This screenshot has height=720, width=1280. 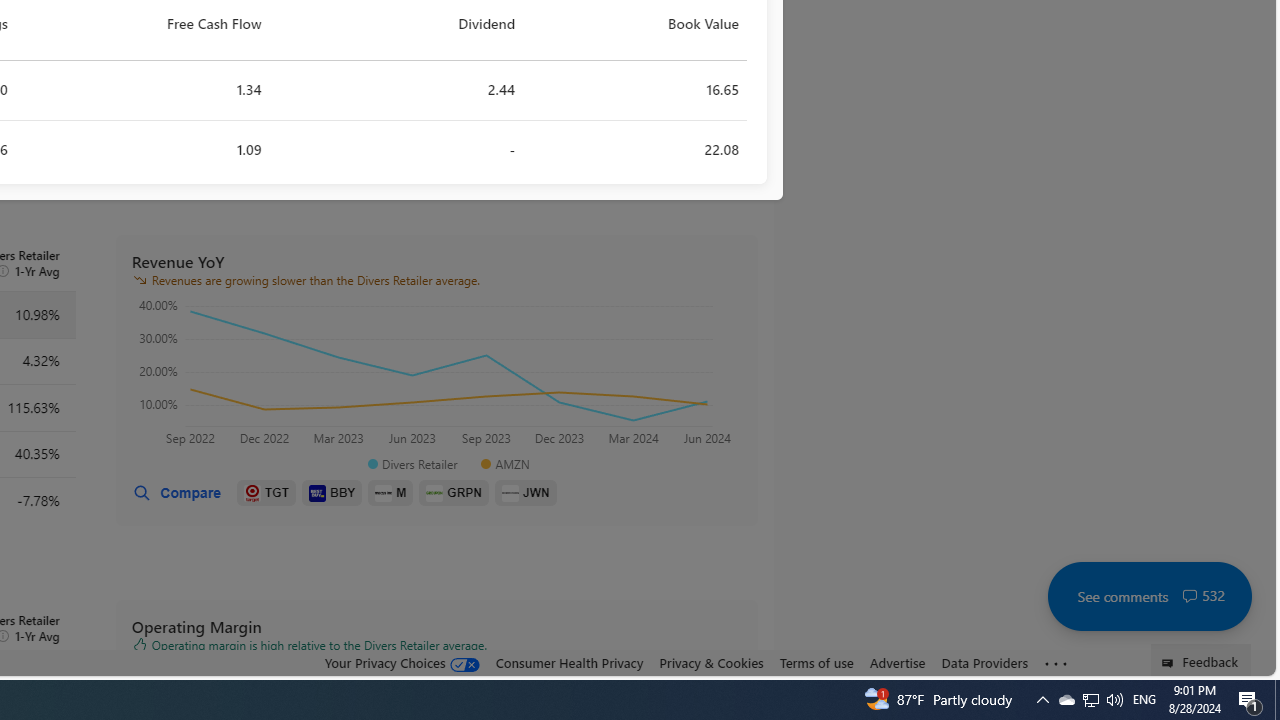 I want to click on 'Data Providers', so click(x=984, y=662).